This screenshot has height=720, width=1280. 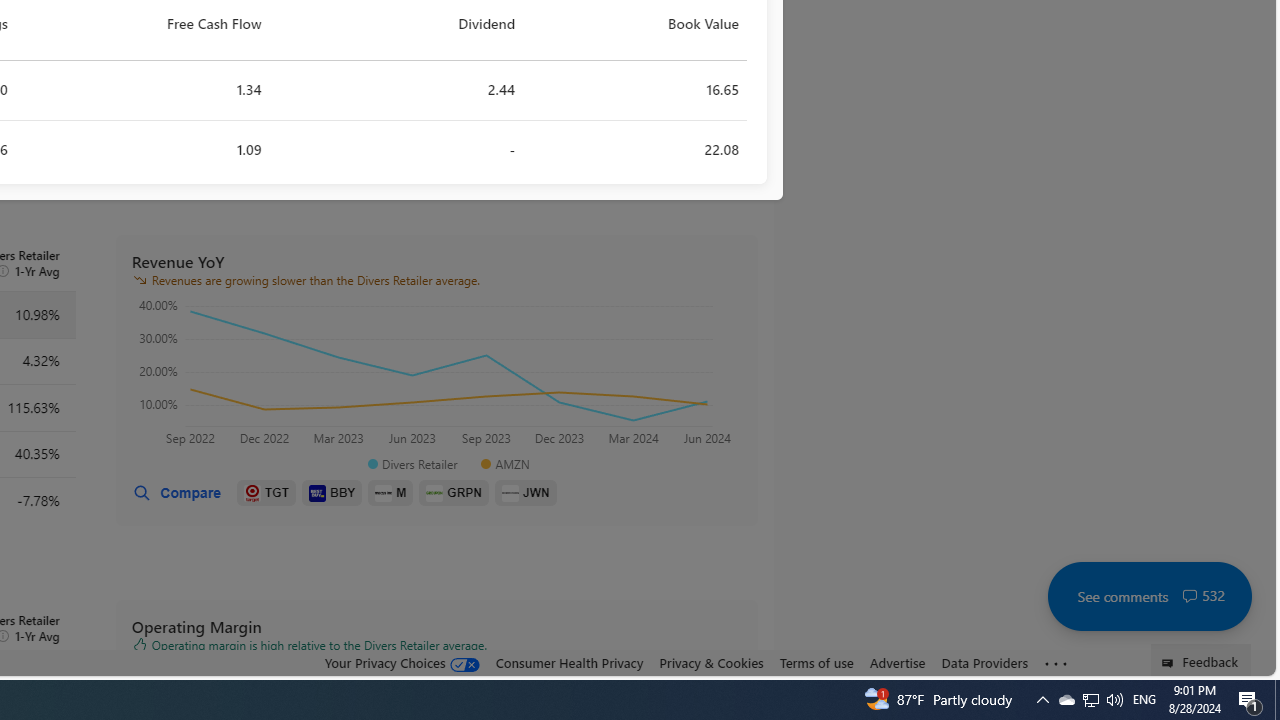 I want to click on 'Data Providers', so click(x=984, y=662).